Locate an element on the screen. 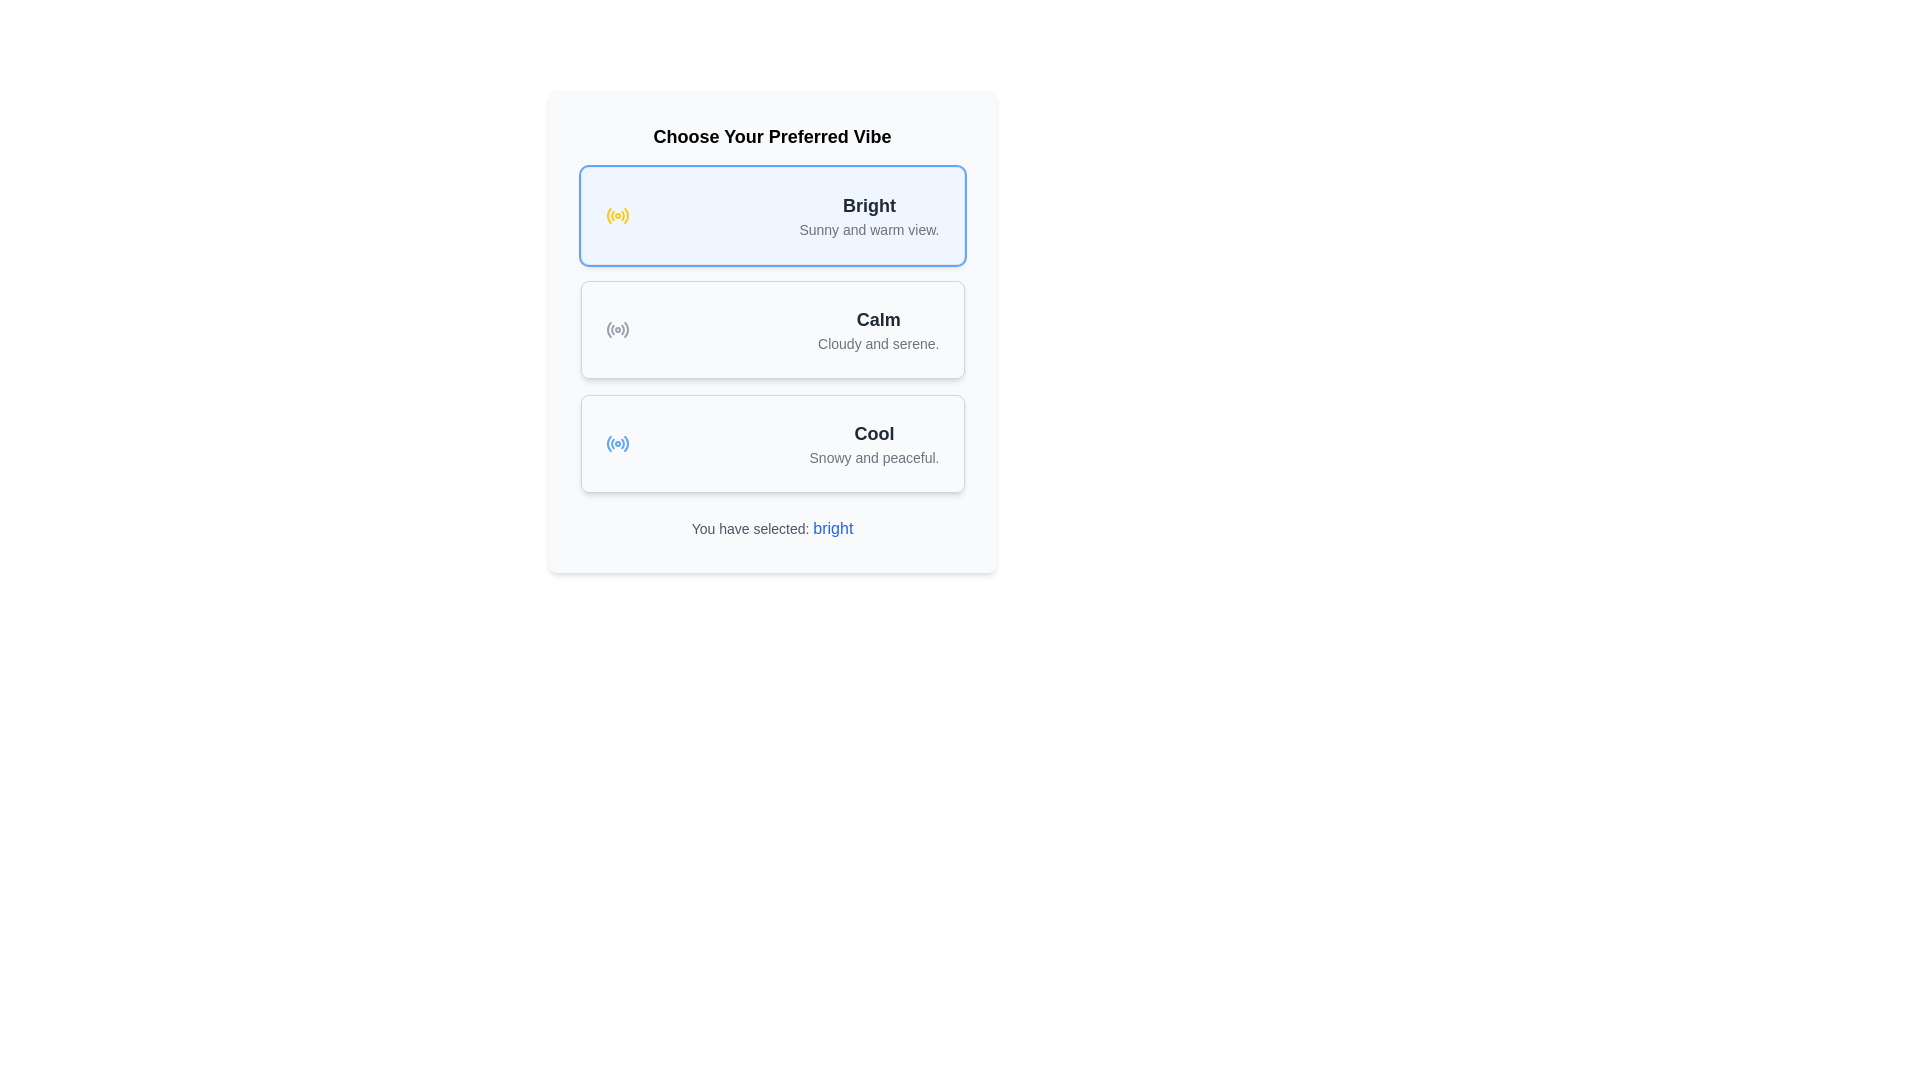  the text label that provides additional descriptive information about the 'Bright' option in the vertical selection list, which is located directly below the title 'Bright' and within a blue border is located at coordinates (869, 229).